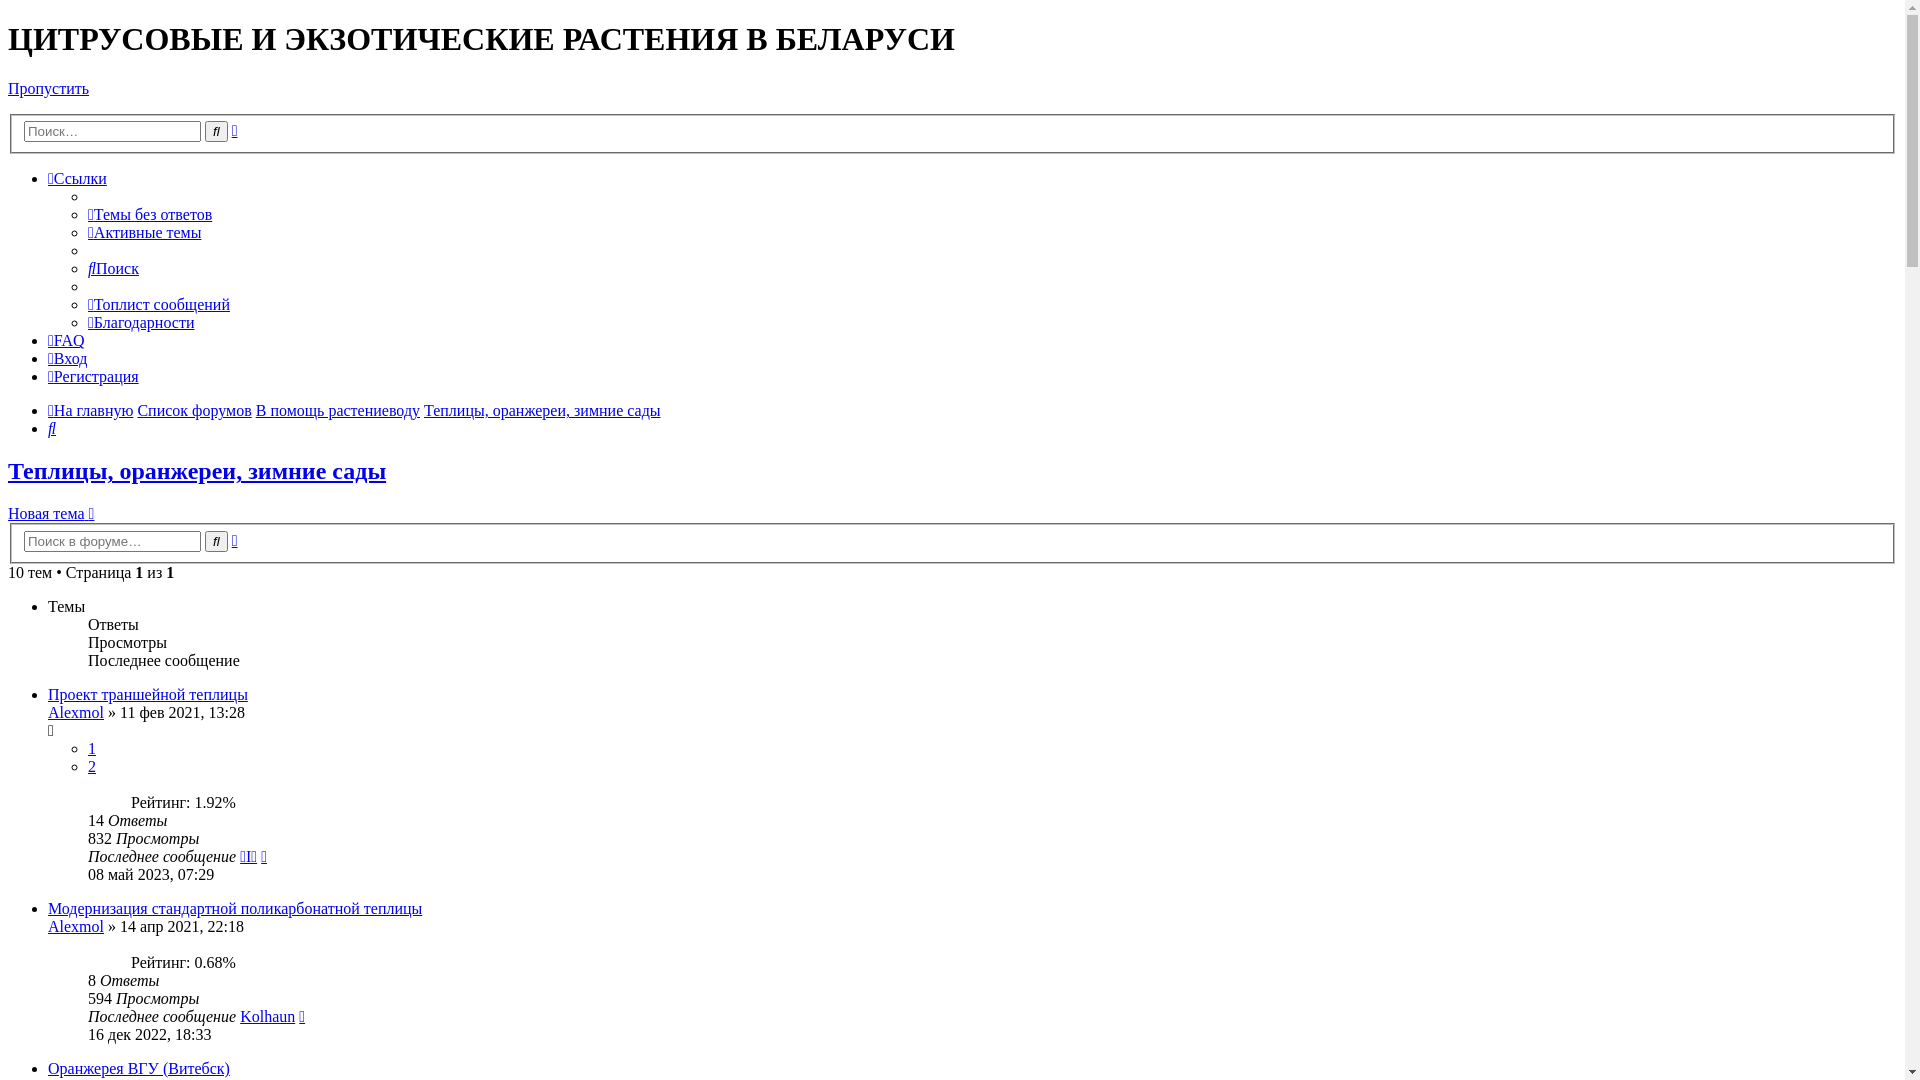 This screenshot has width=1920, height=1080. I want to click on '1', so click(90, 748).